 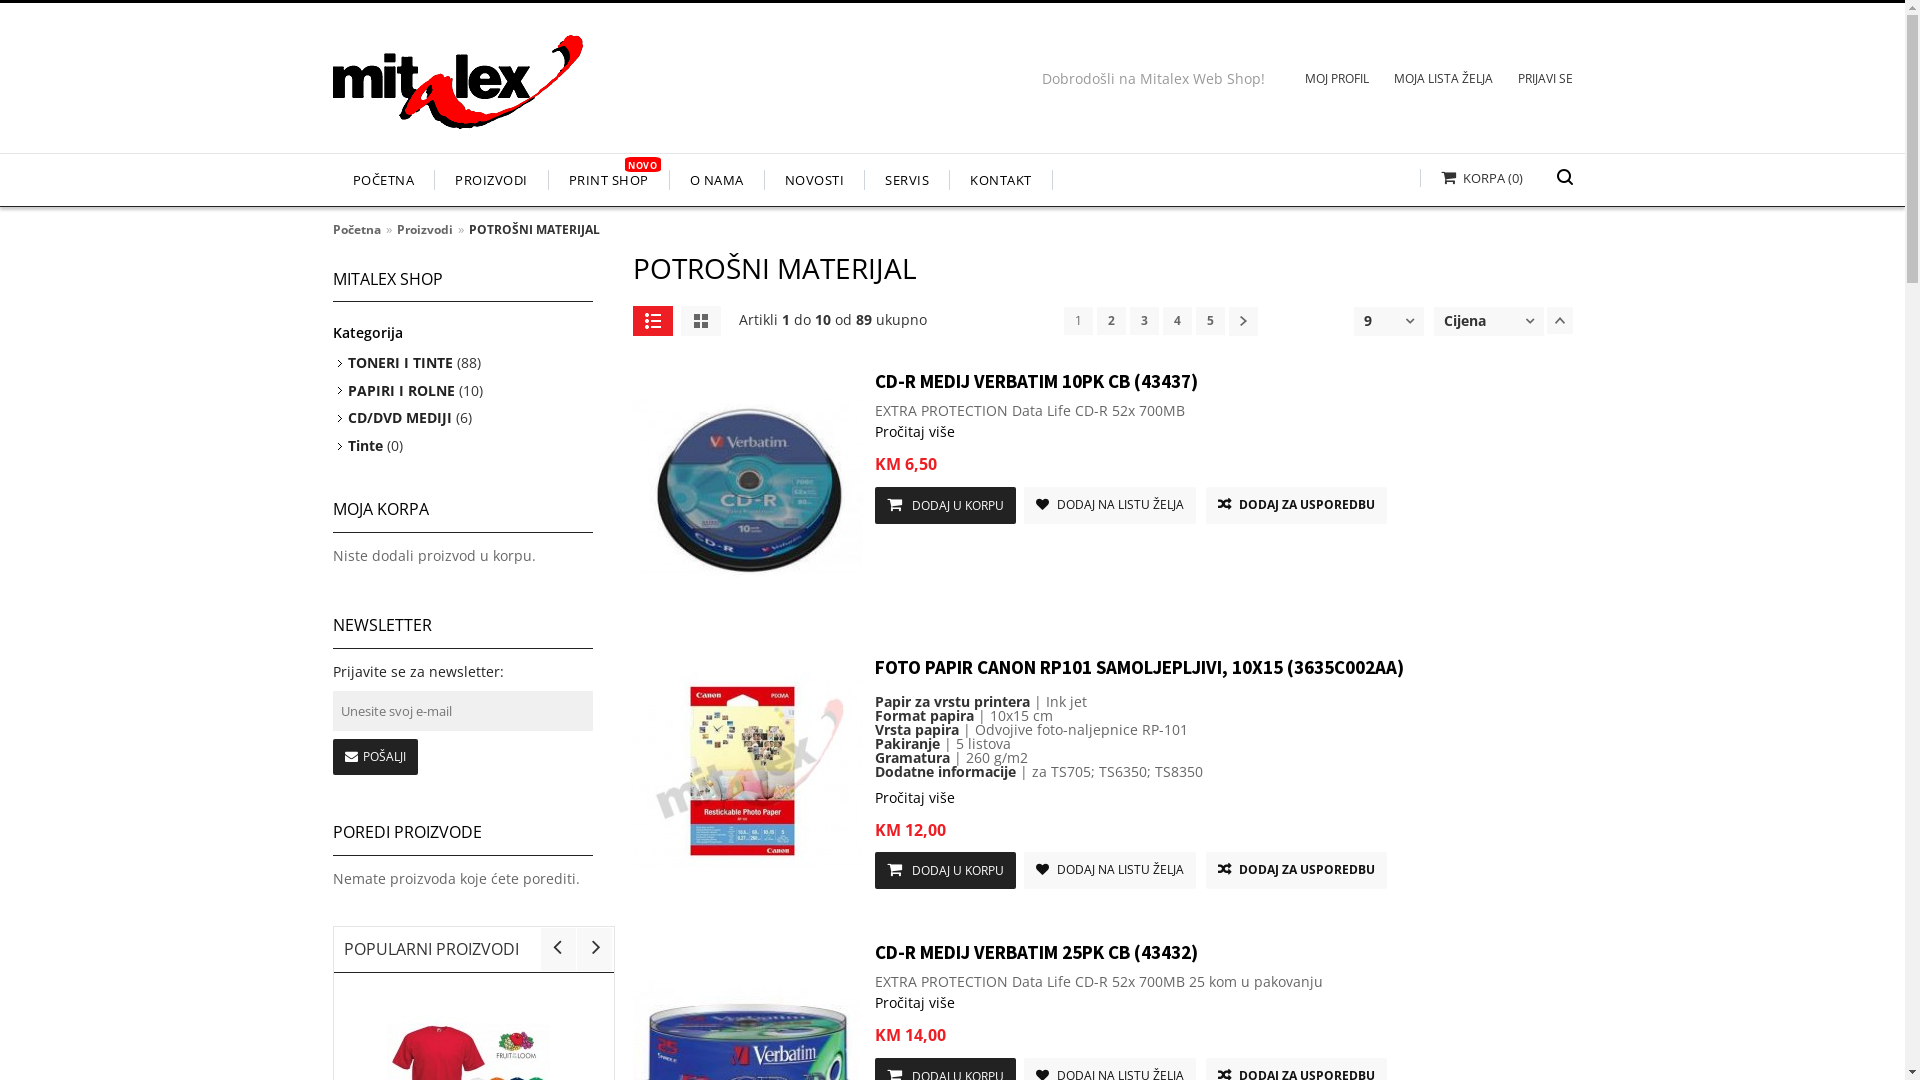 What do you see at coordinates (399, 416) in the screenshot?
I see `'CD/DVD MEDIJI'` at bounding box center [399, 416].